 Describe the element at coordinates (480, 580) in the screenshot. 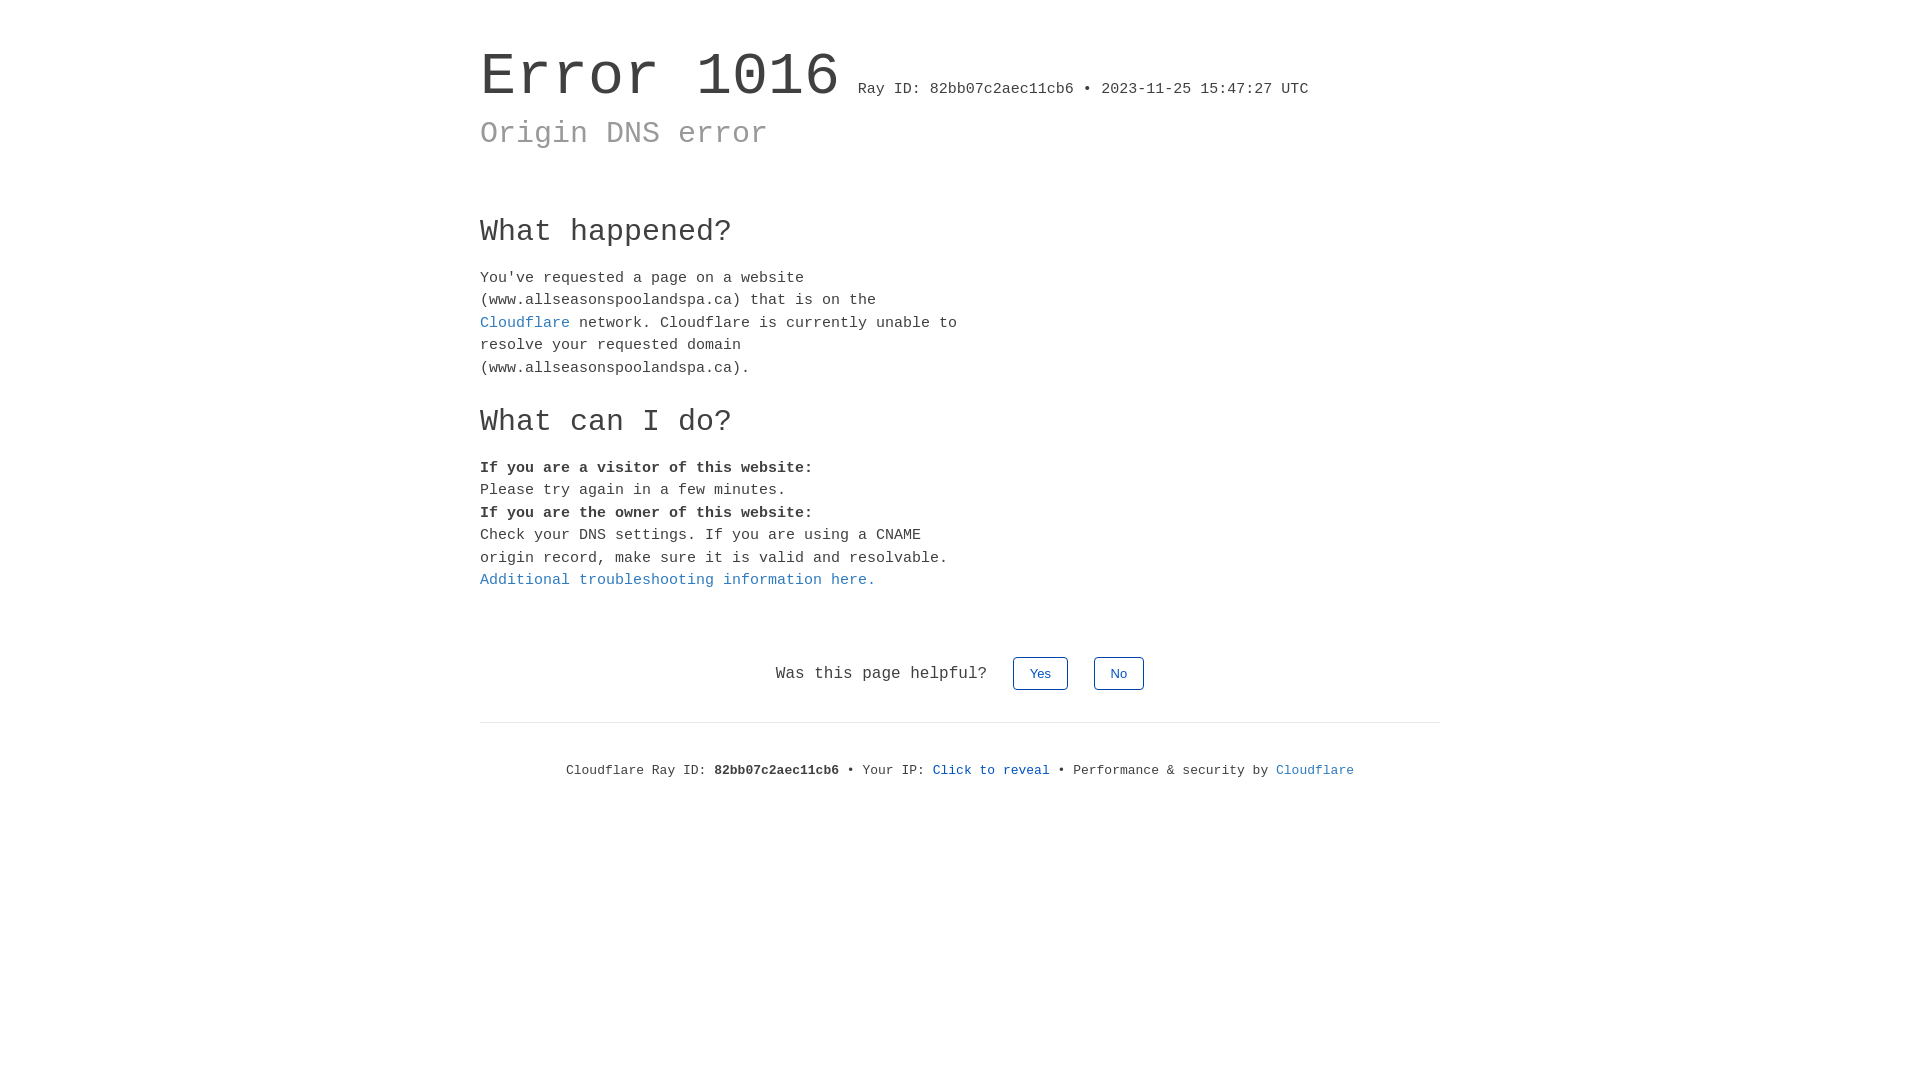

I see `'Additional troubleshooting information here.'` at that location.